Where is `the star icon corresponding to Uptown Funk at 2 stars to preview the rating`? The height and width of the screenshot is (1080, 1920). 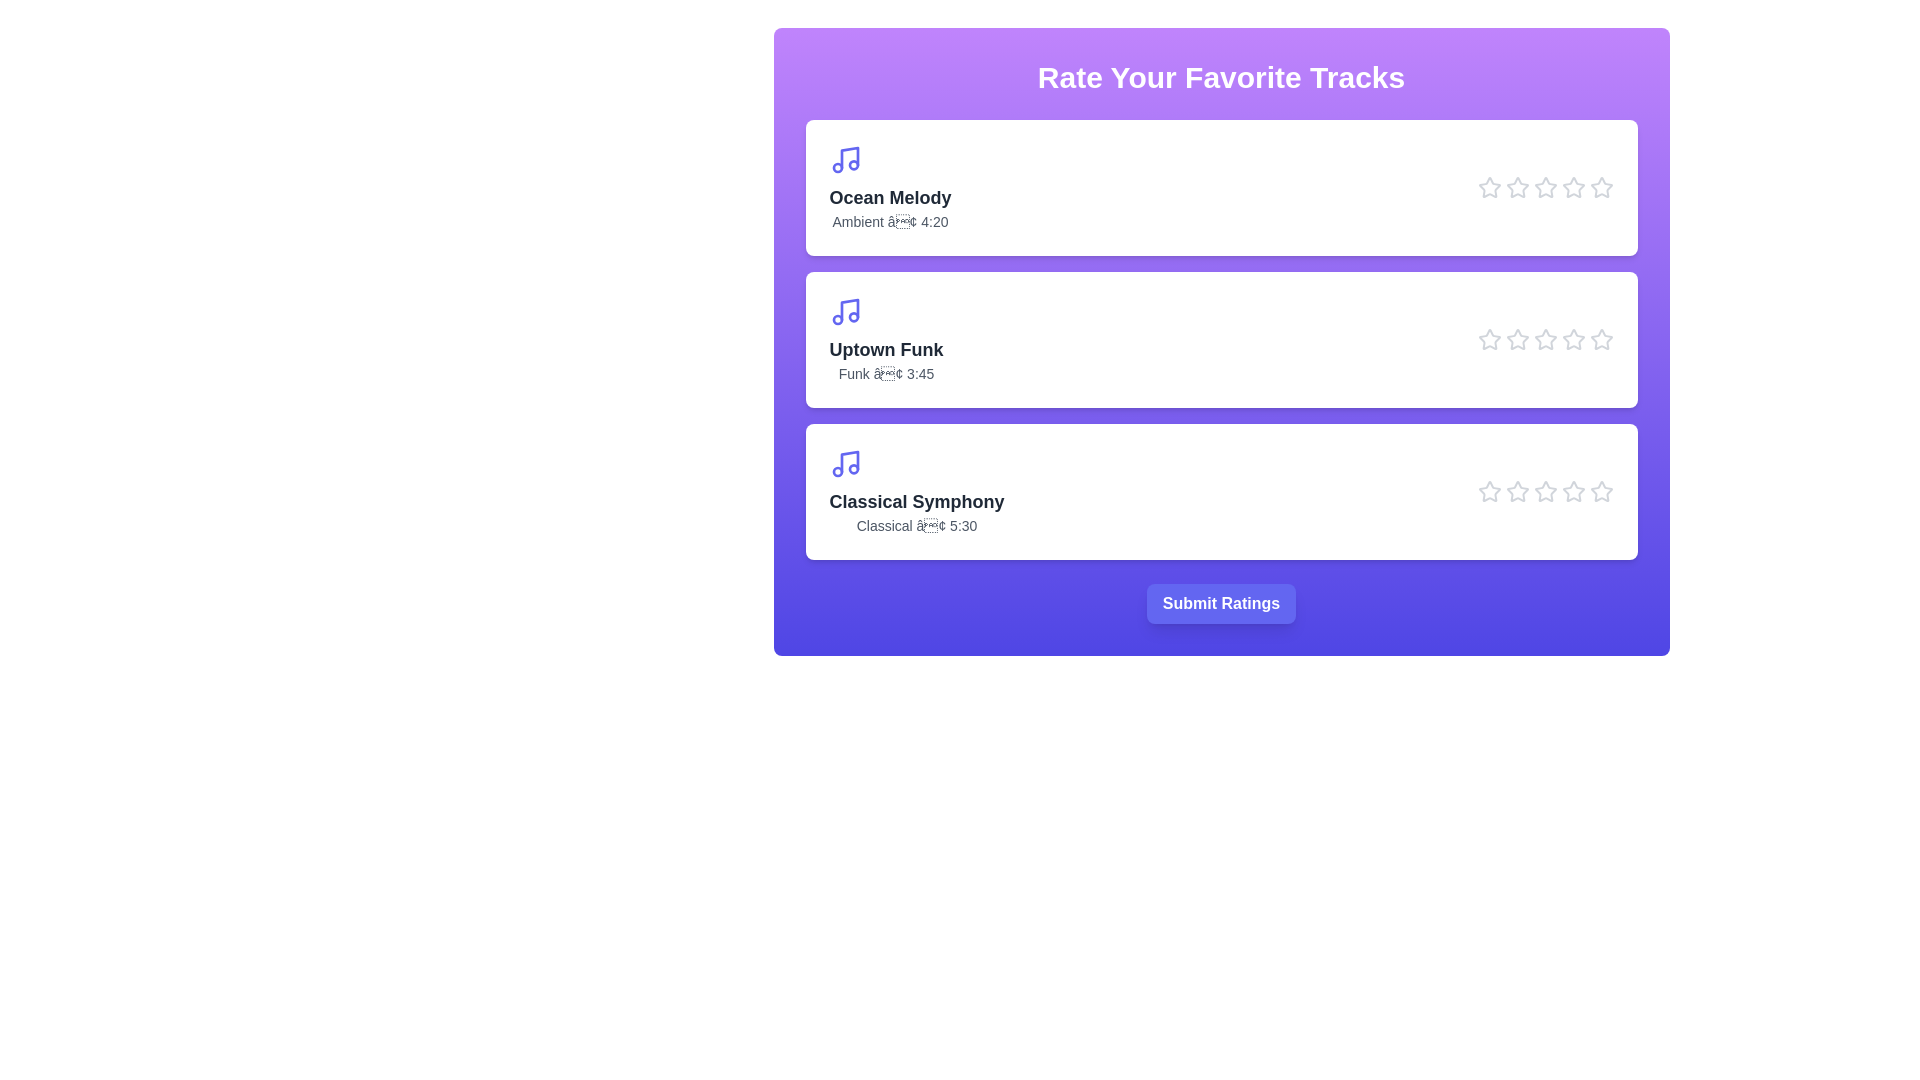
the star icon corresponding to Uptown Funk at 2 stars to preview the rating is located at coordinates (1517, 338).